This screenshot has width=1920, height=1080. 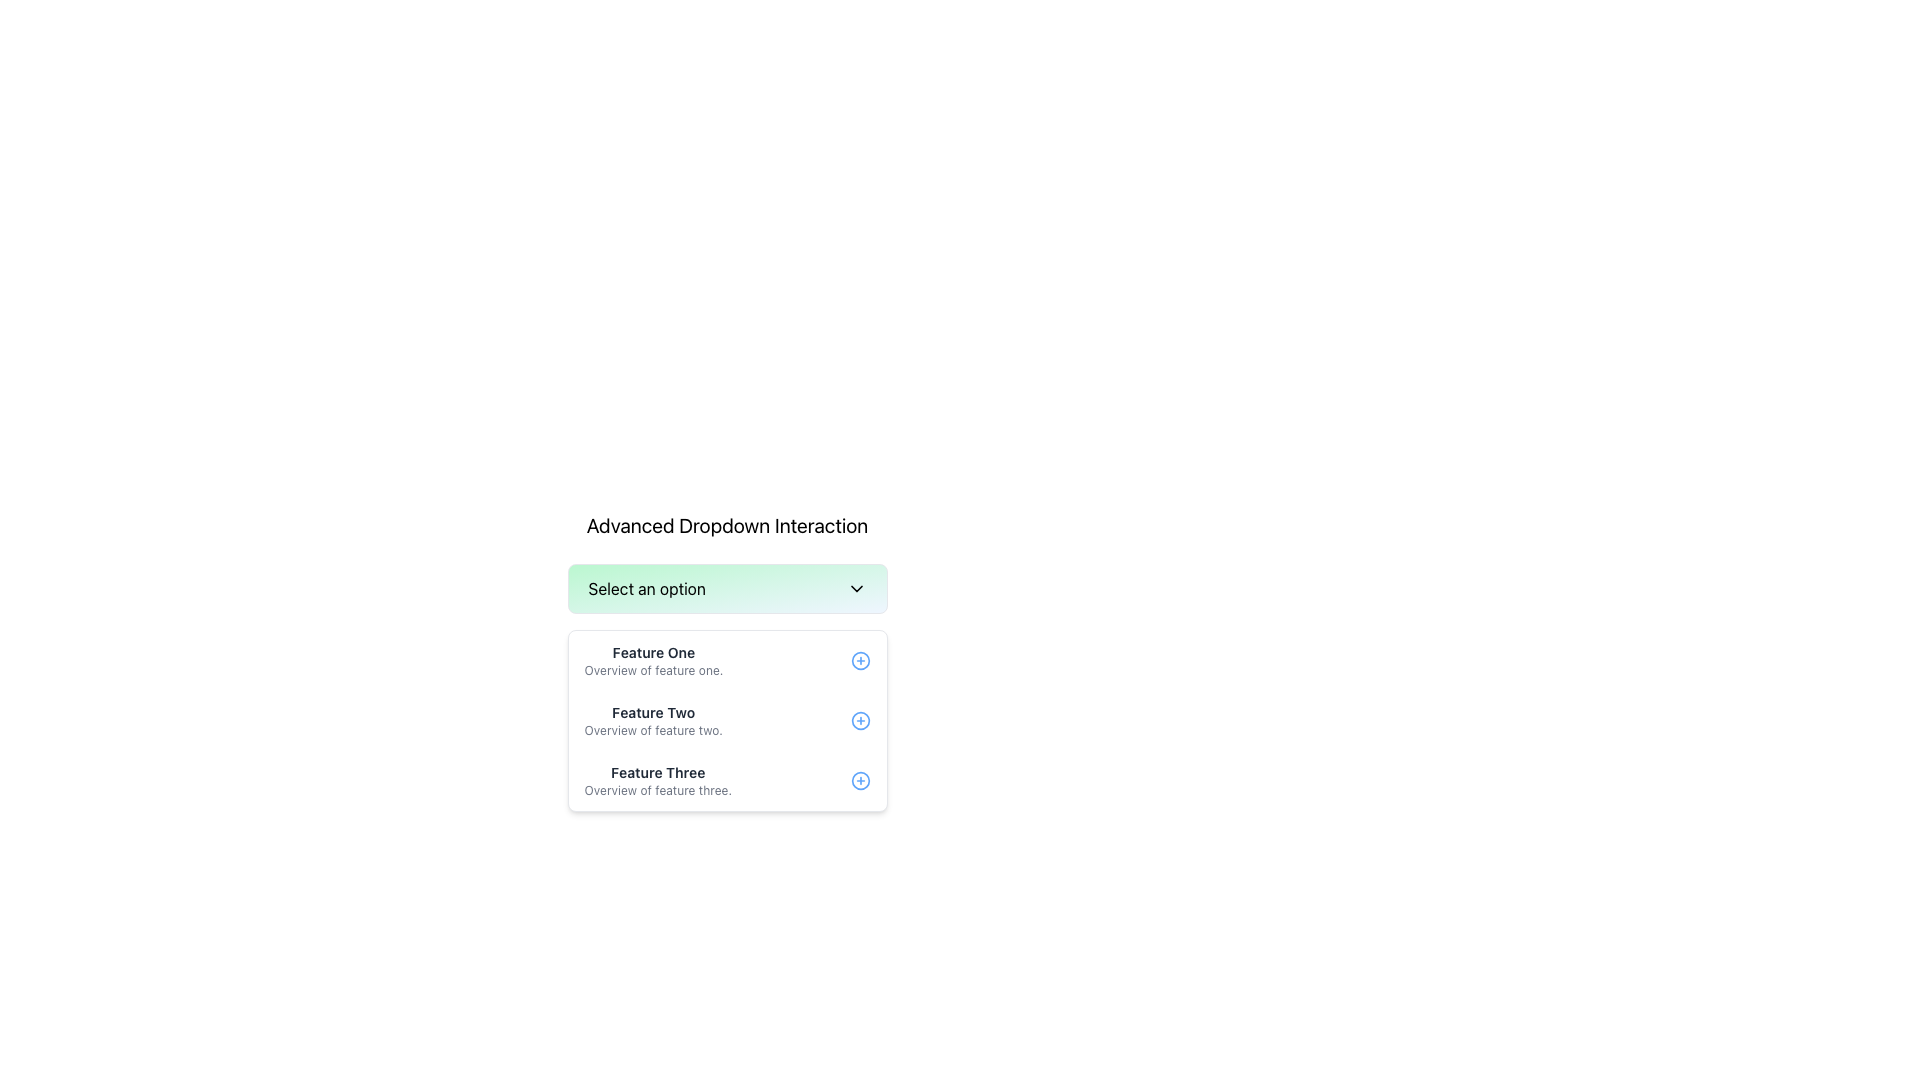 What do you see at coordinates (860, 779) in the screenshot?
I see `the graphical icon indicating a deletion operation for the 'Feature Three' option, located at the rightmost position among the elements under 'Feature Three'` at bounding box center [860, 779].